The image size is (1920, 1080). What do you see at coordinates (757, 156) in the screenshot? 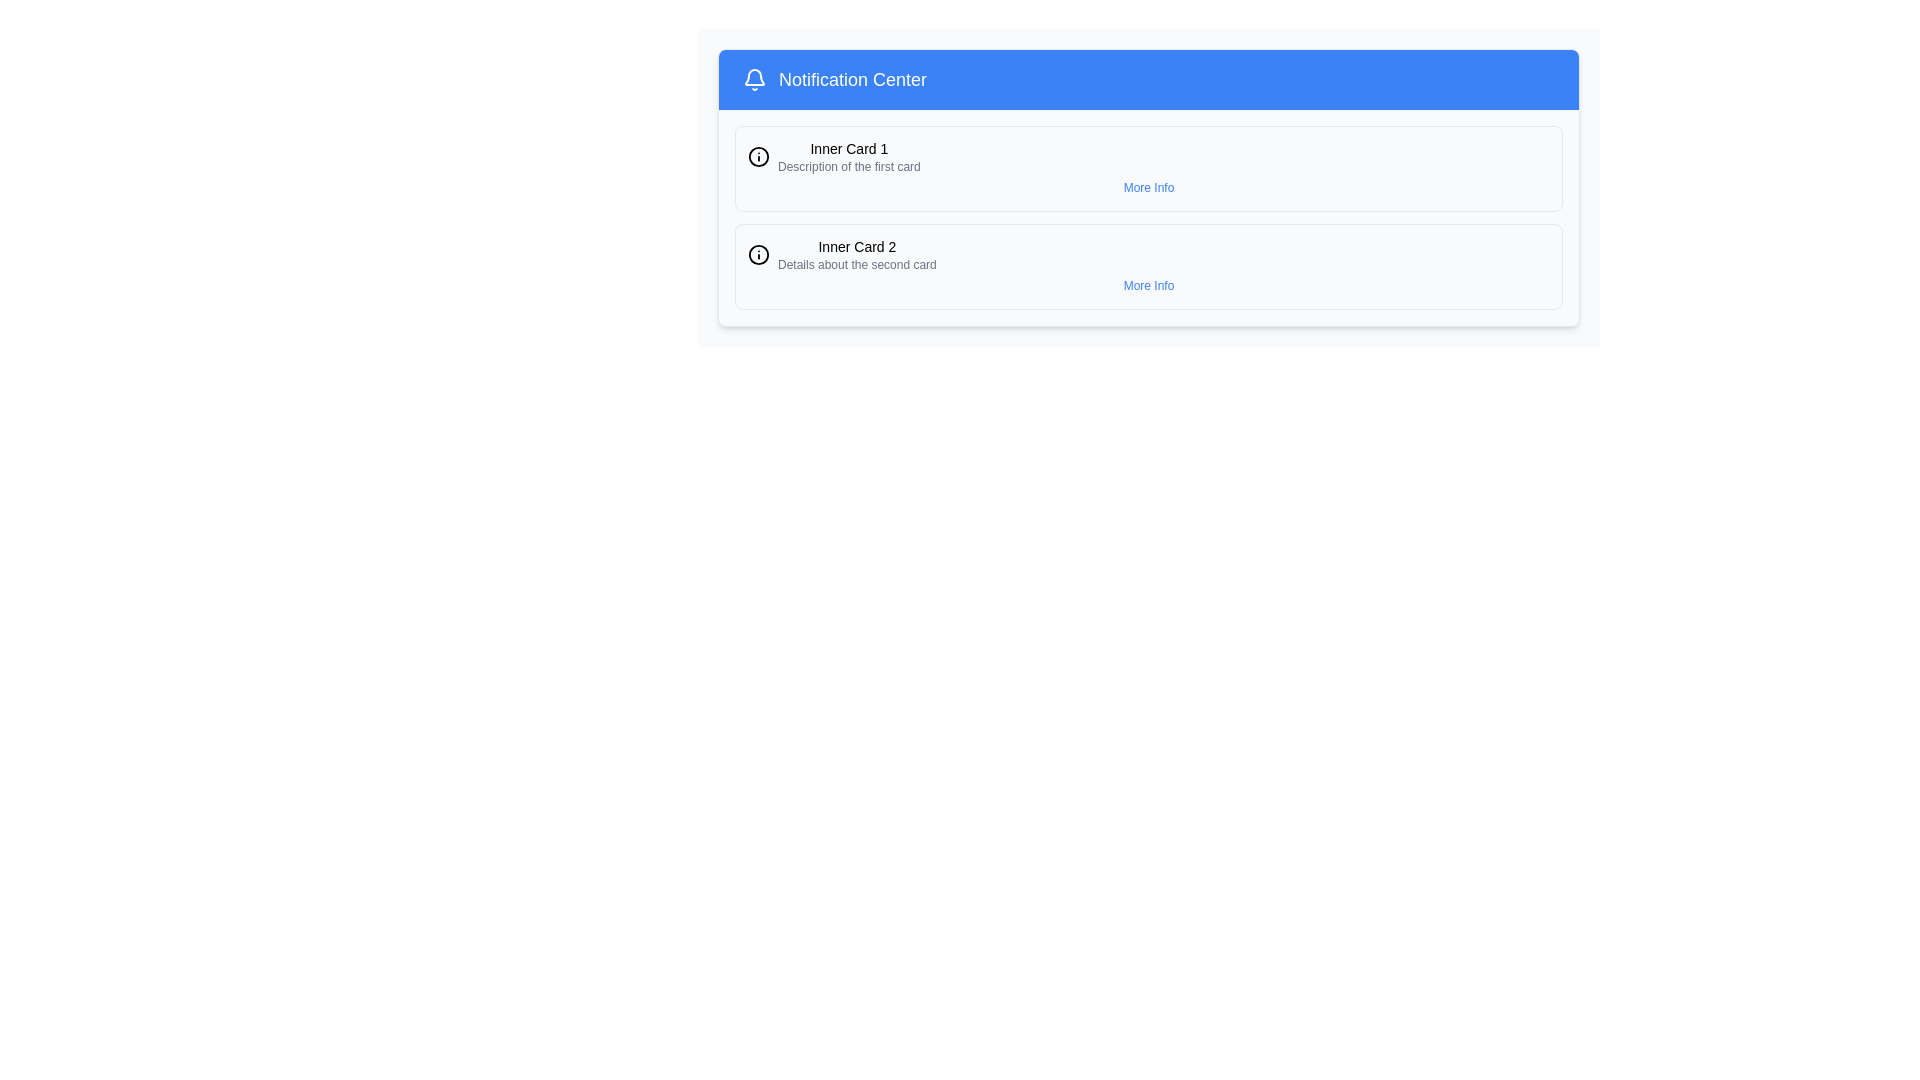
I see `the informational icon with an 'i' symbol located at the leftmost side of the 'Inner Card 1' section in the Notification Center interface` at bounding box center [757, 156].